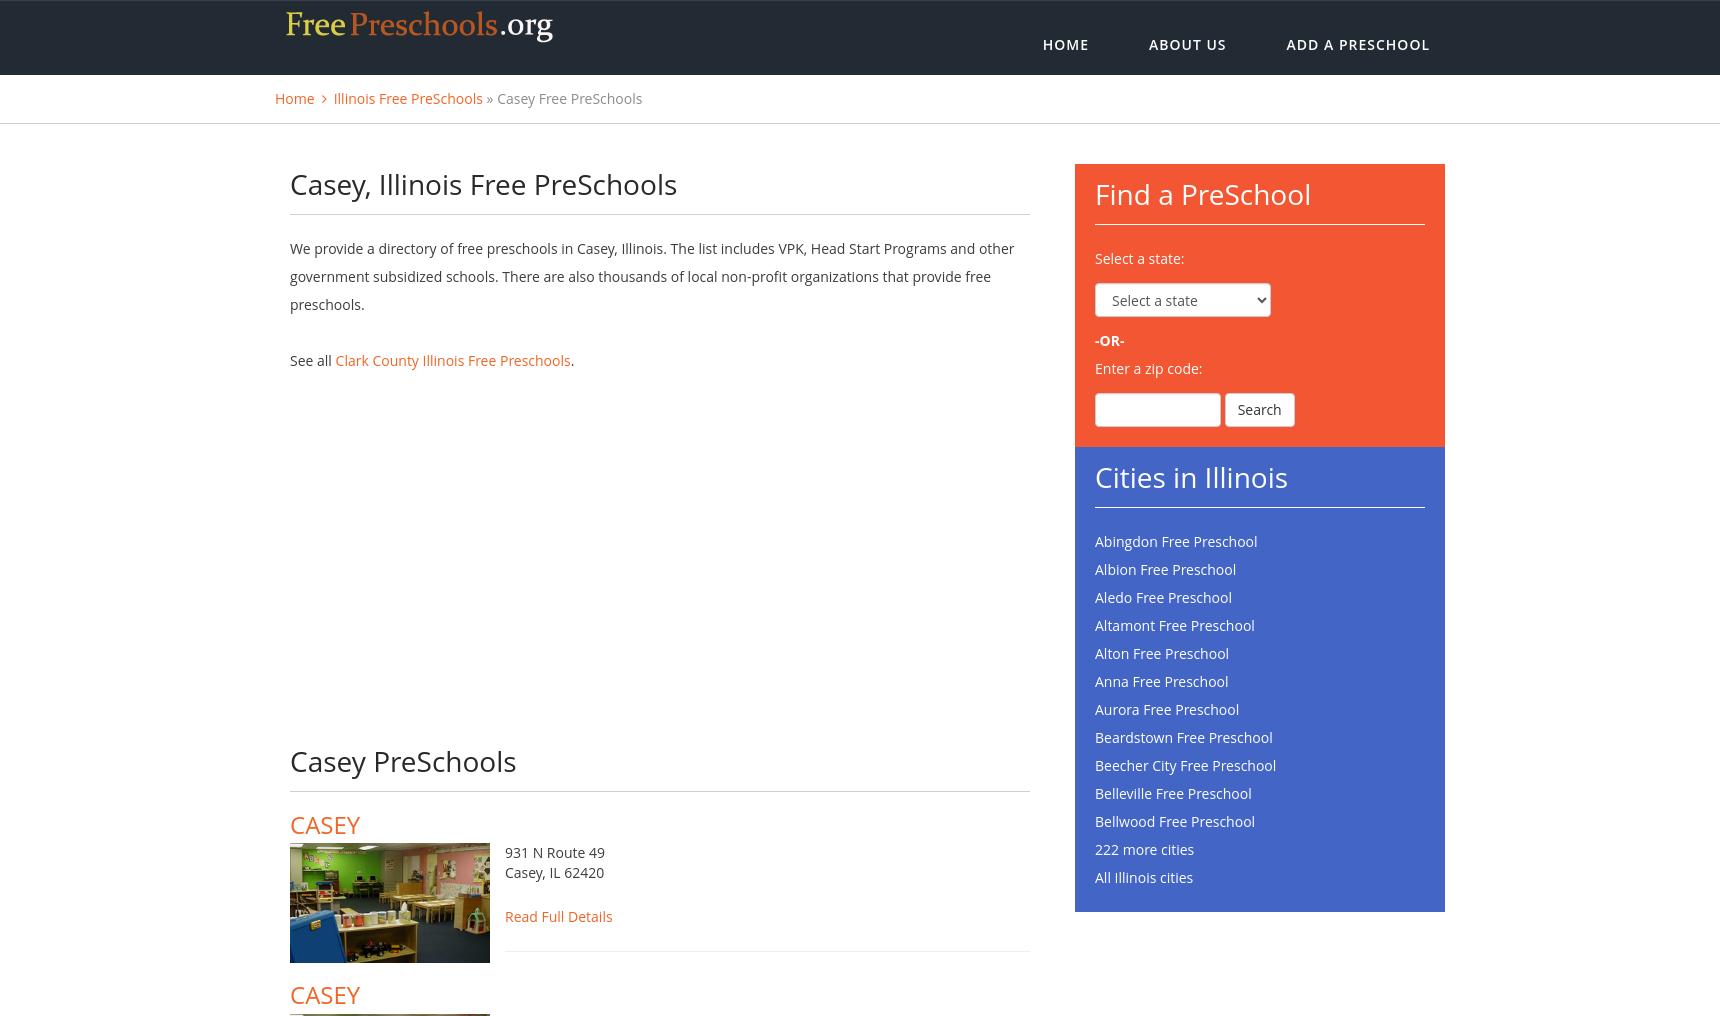 The image size is (1720, 1016). What do you see at coordinates (1184, 786) in the screenshot?
I see `'Beecher City Free Preschool'` at bounding box center [1184, 786].